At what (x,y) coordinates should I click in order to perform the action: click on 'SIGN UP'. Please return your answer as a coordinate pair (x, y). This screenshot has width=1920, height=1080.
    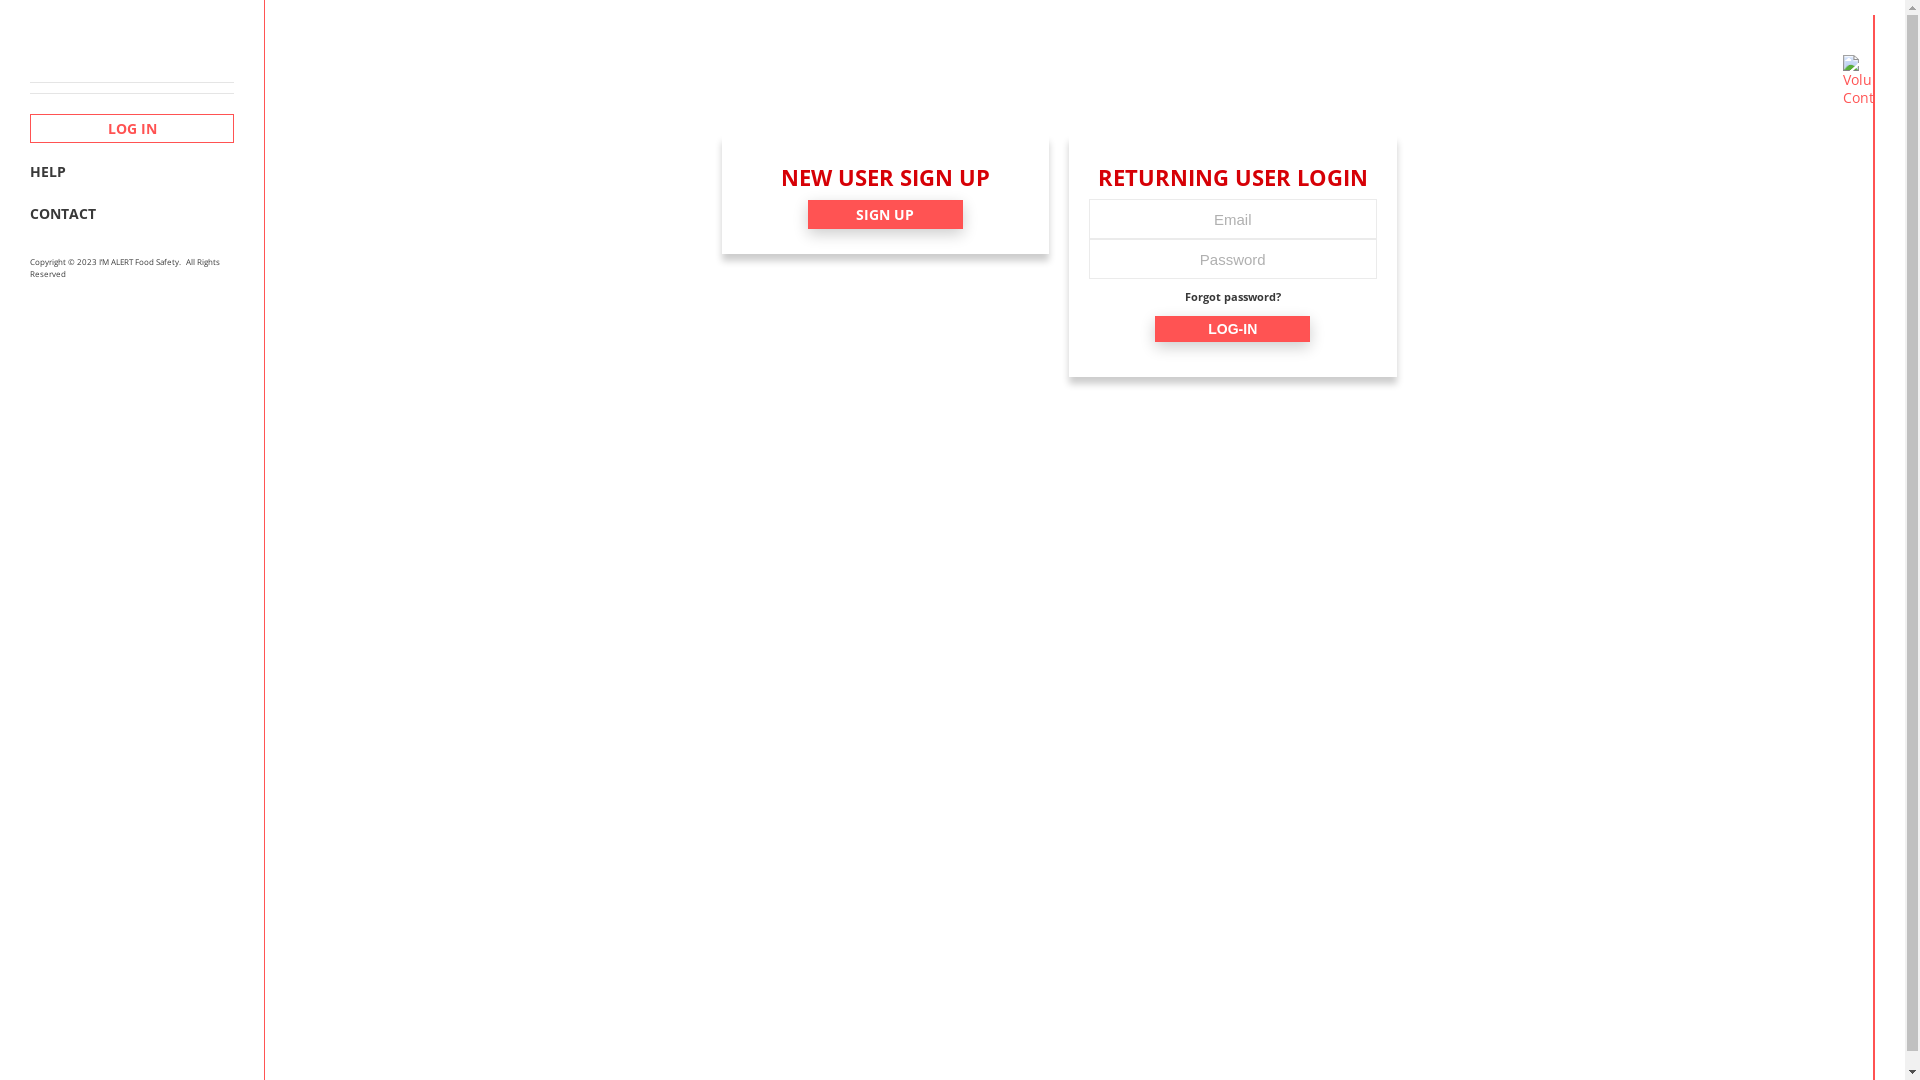
    Looking at the image, I should click on (807, 214).